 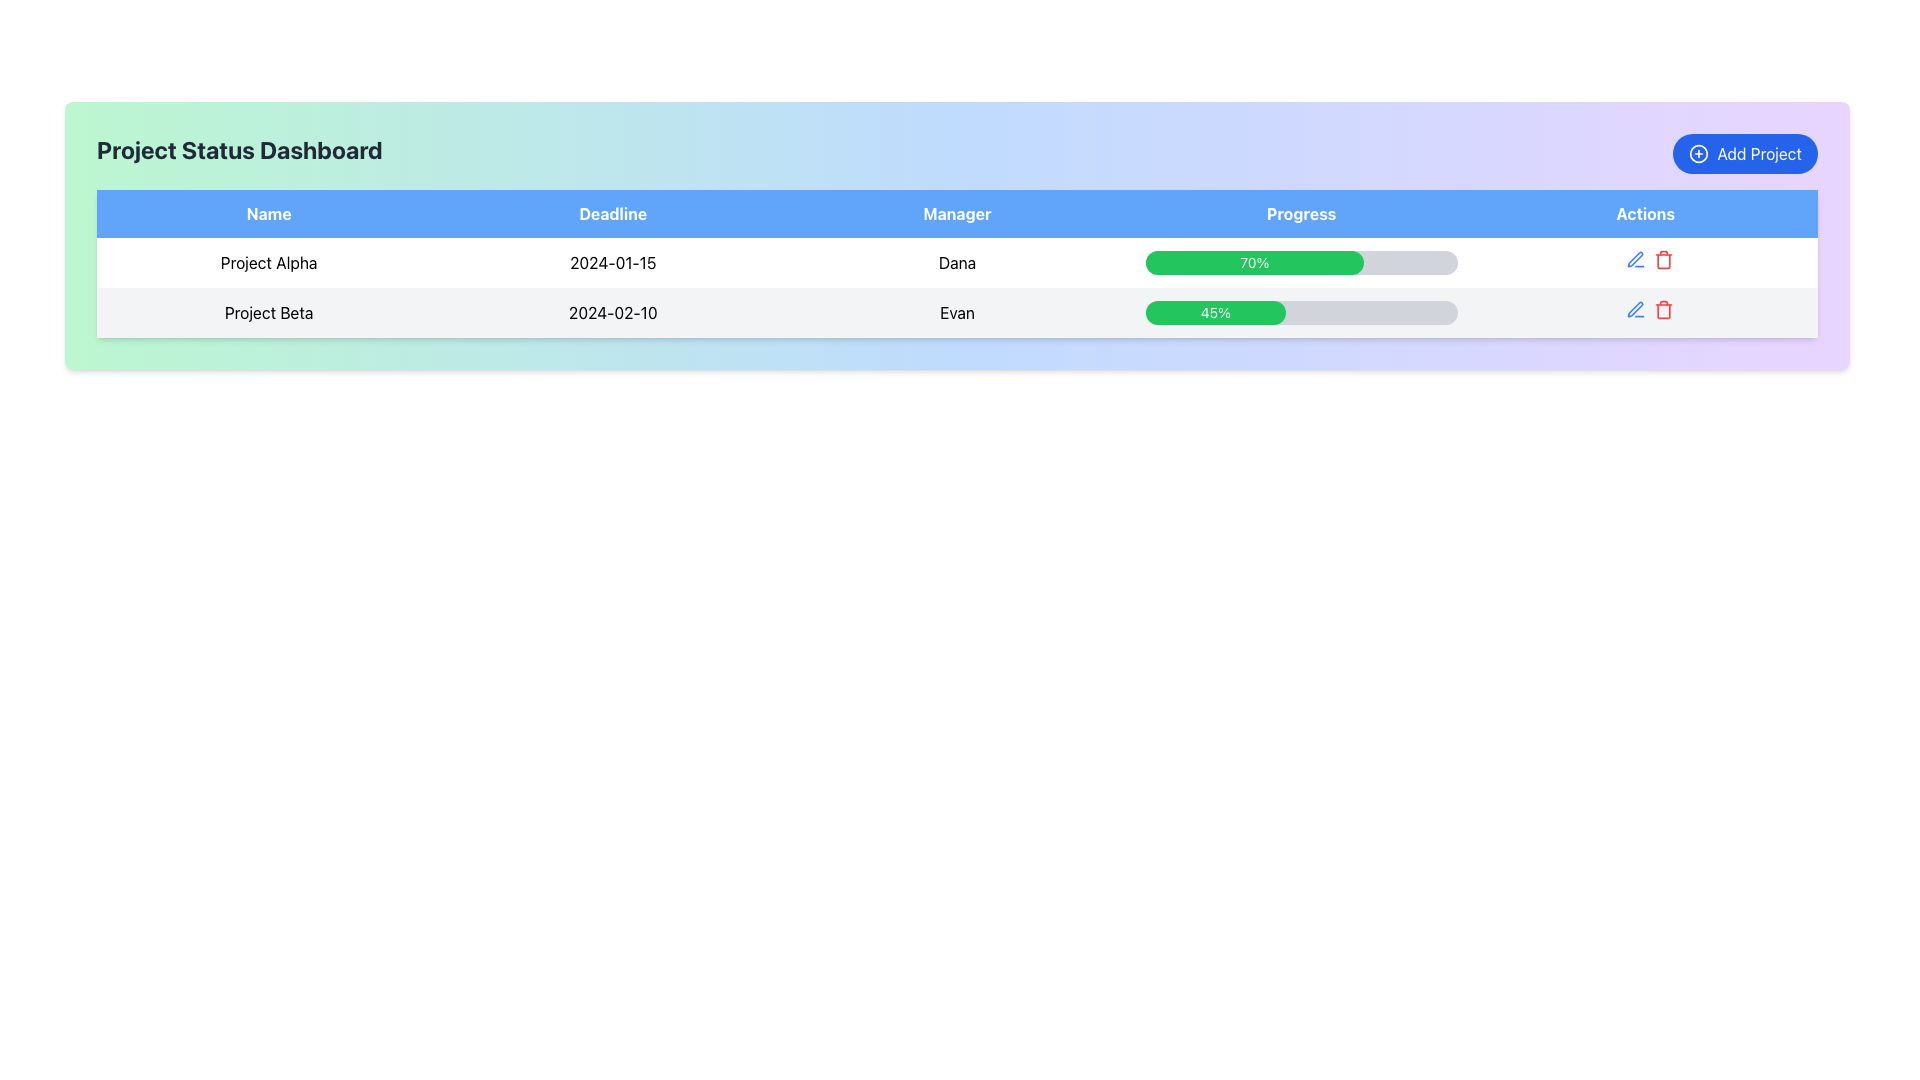 What do you see at coordinates (1663, 258) in the screenshot?
I see `the delete button located in the 'Actions' column of the second row for the 'Project Beta' entry` at bounding box center [1663, 258].